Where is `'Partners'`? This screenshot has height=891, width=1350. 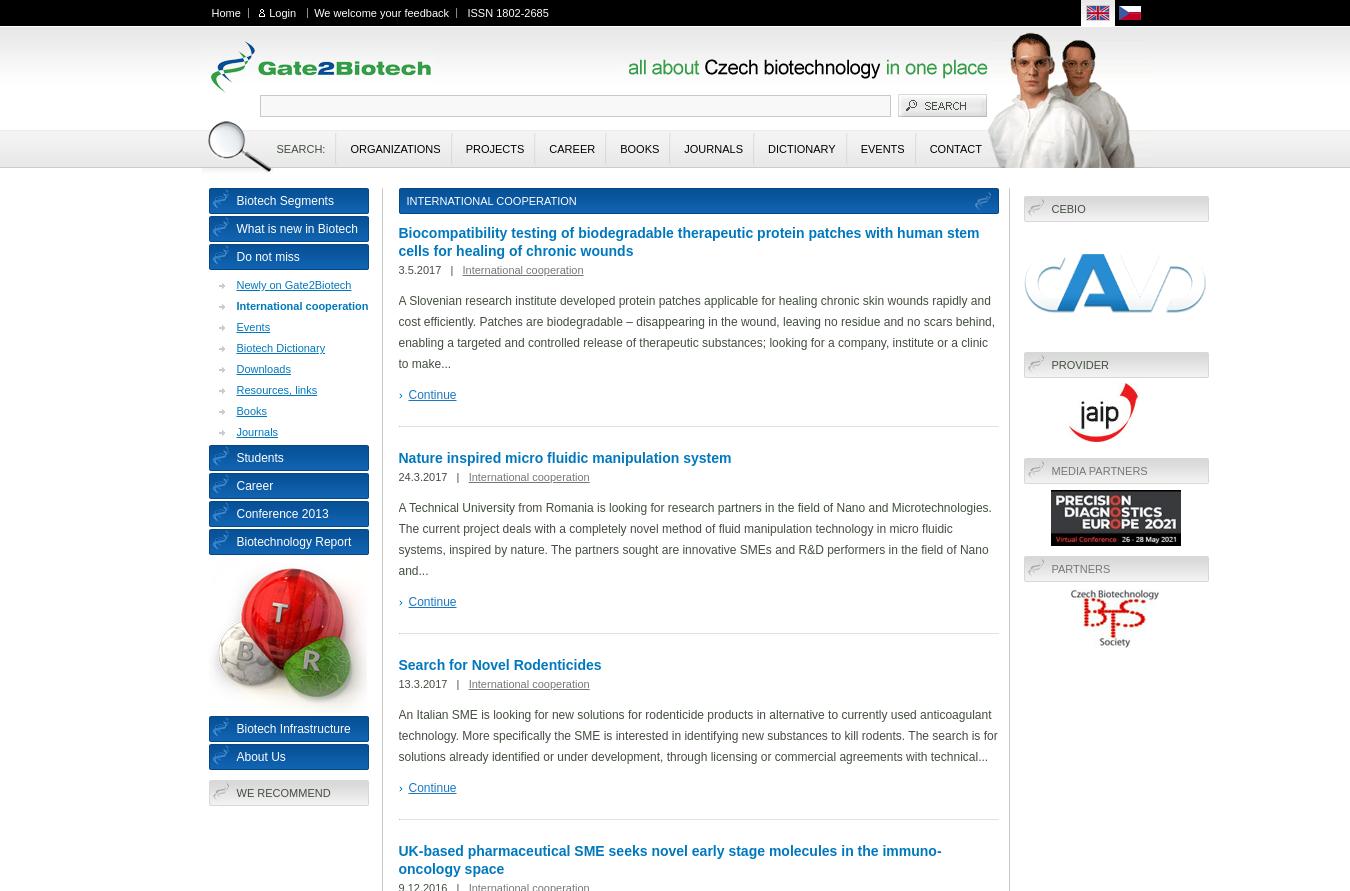 'Partners' is located at coordinates (1080, 568).